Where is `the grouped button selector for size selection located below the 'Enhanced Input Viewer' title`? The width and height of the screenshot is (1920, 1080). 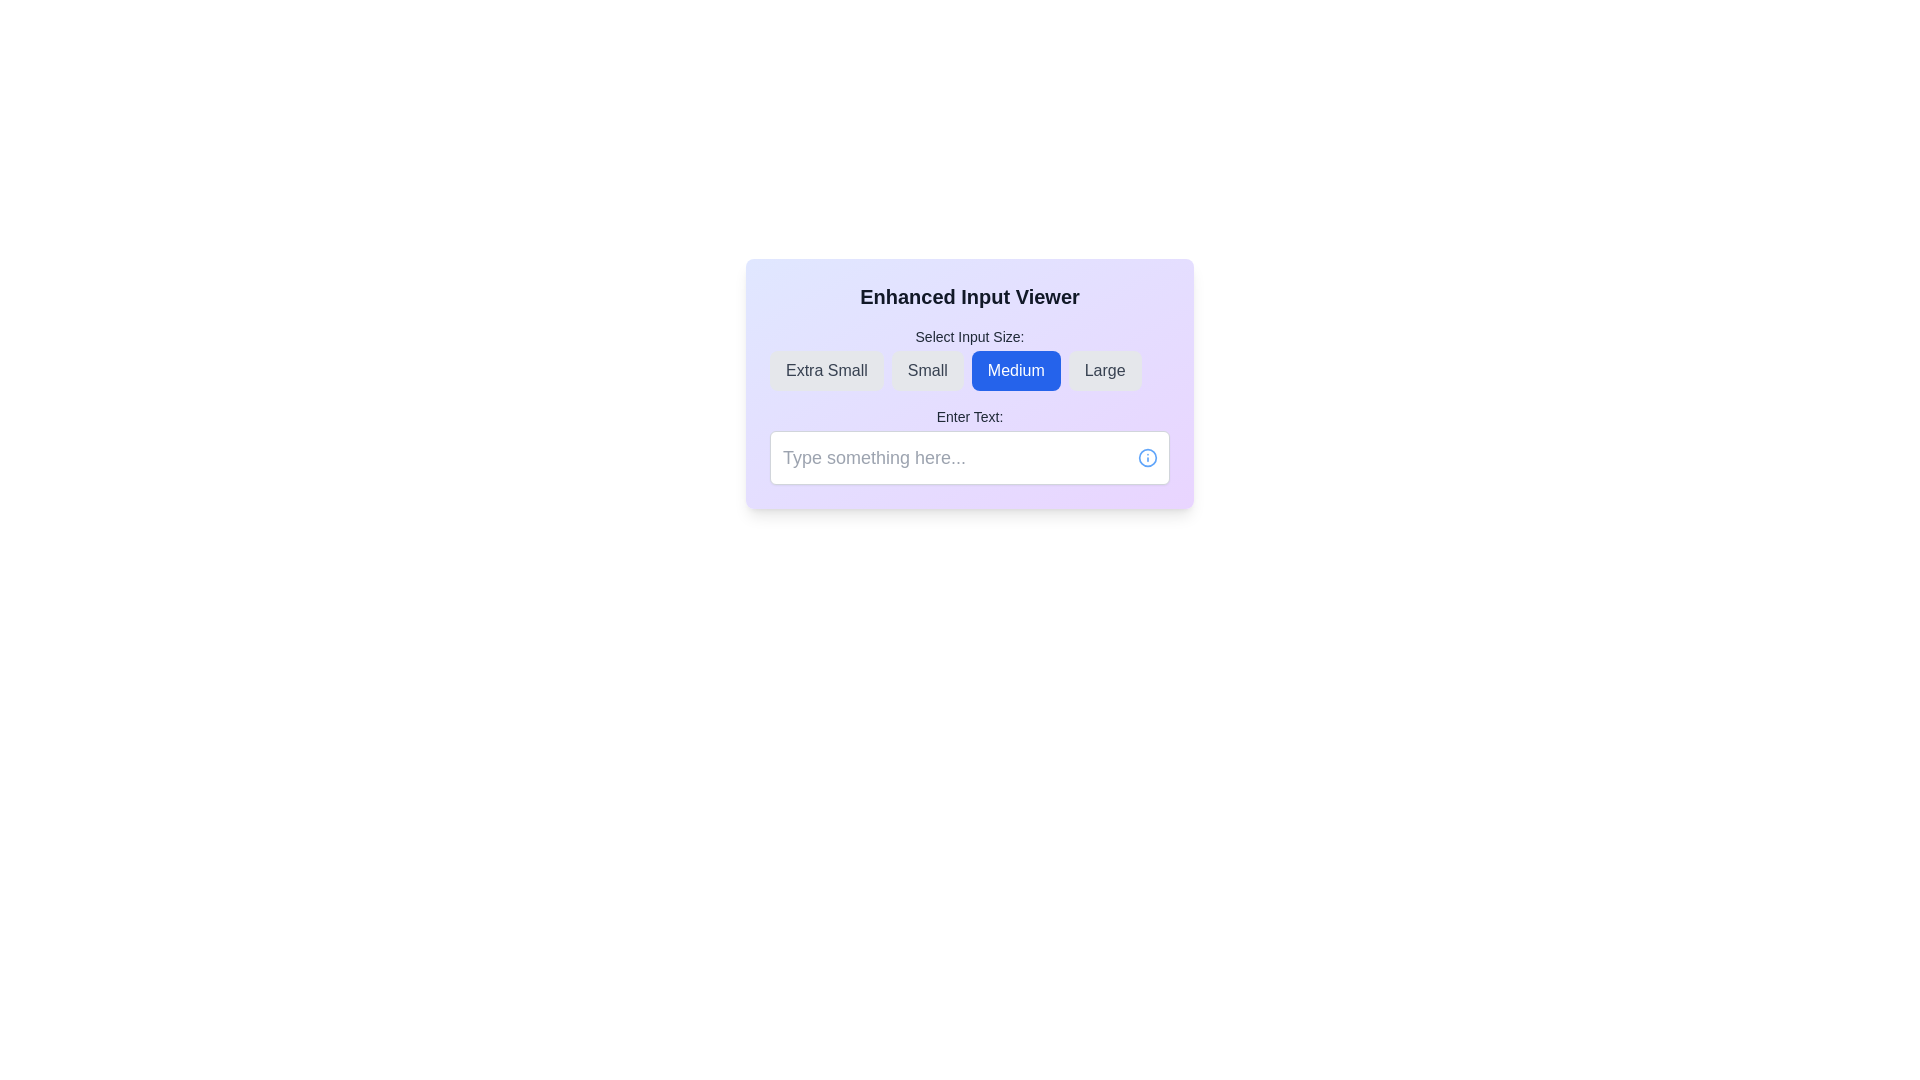 the grouped button selector for size selection located below the 'Enhanced Input Viewer' title is located at coordinates (969, 357).